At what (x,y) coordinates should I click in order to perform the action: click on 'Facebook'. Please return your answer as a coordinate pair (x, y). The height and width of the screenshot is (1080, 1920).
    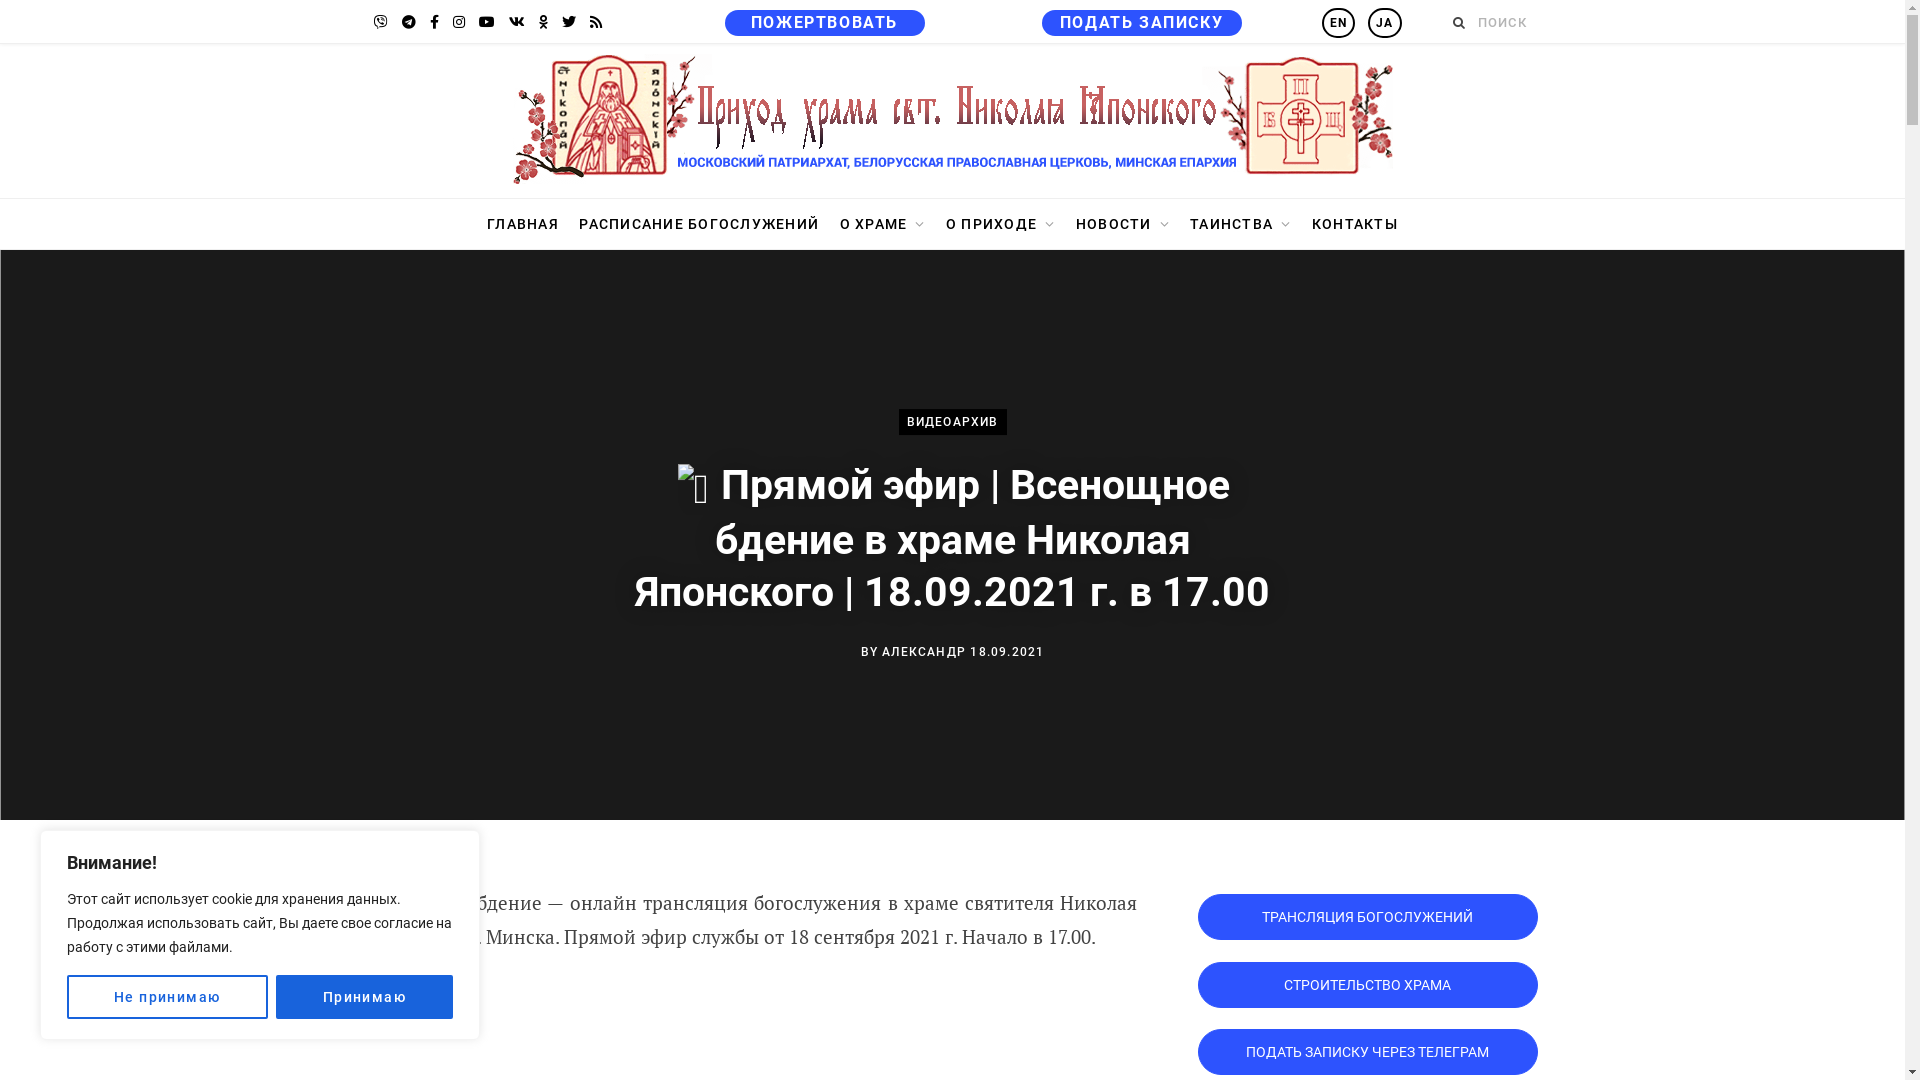
    Looking at the image, I should click on (422, 22).